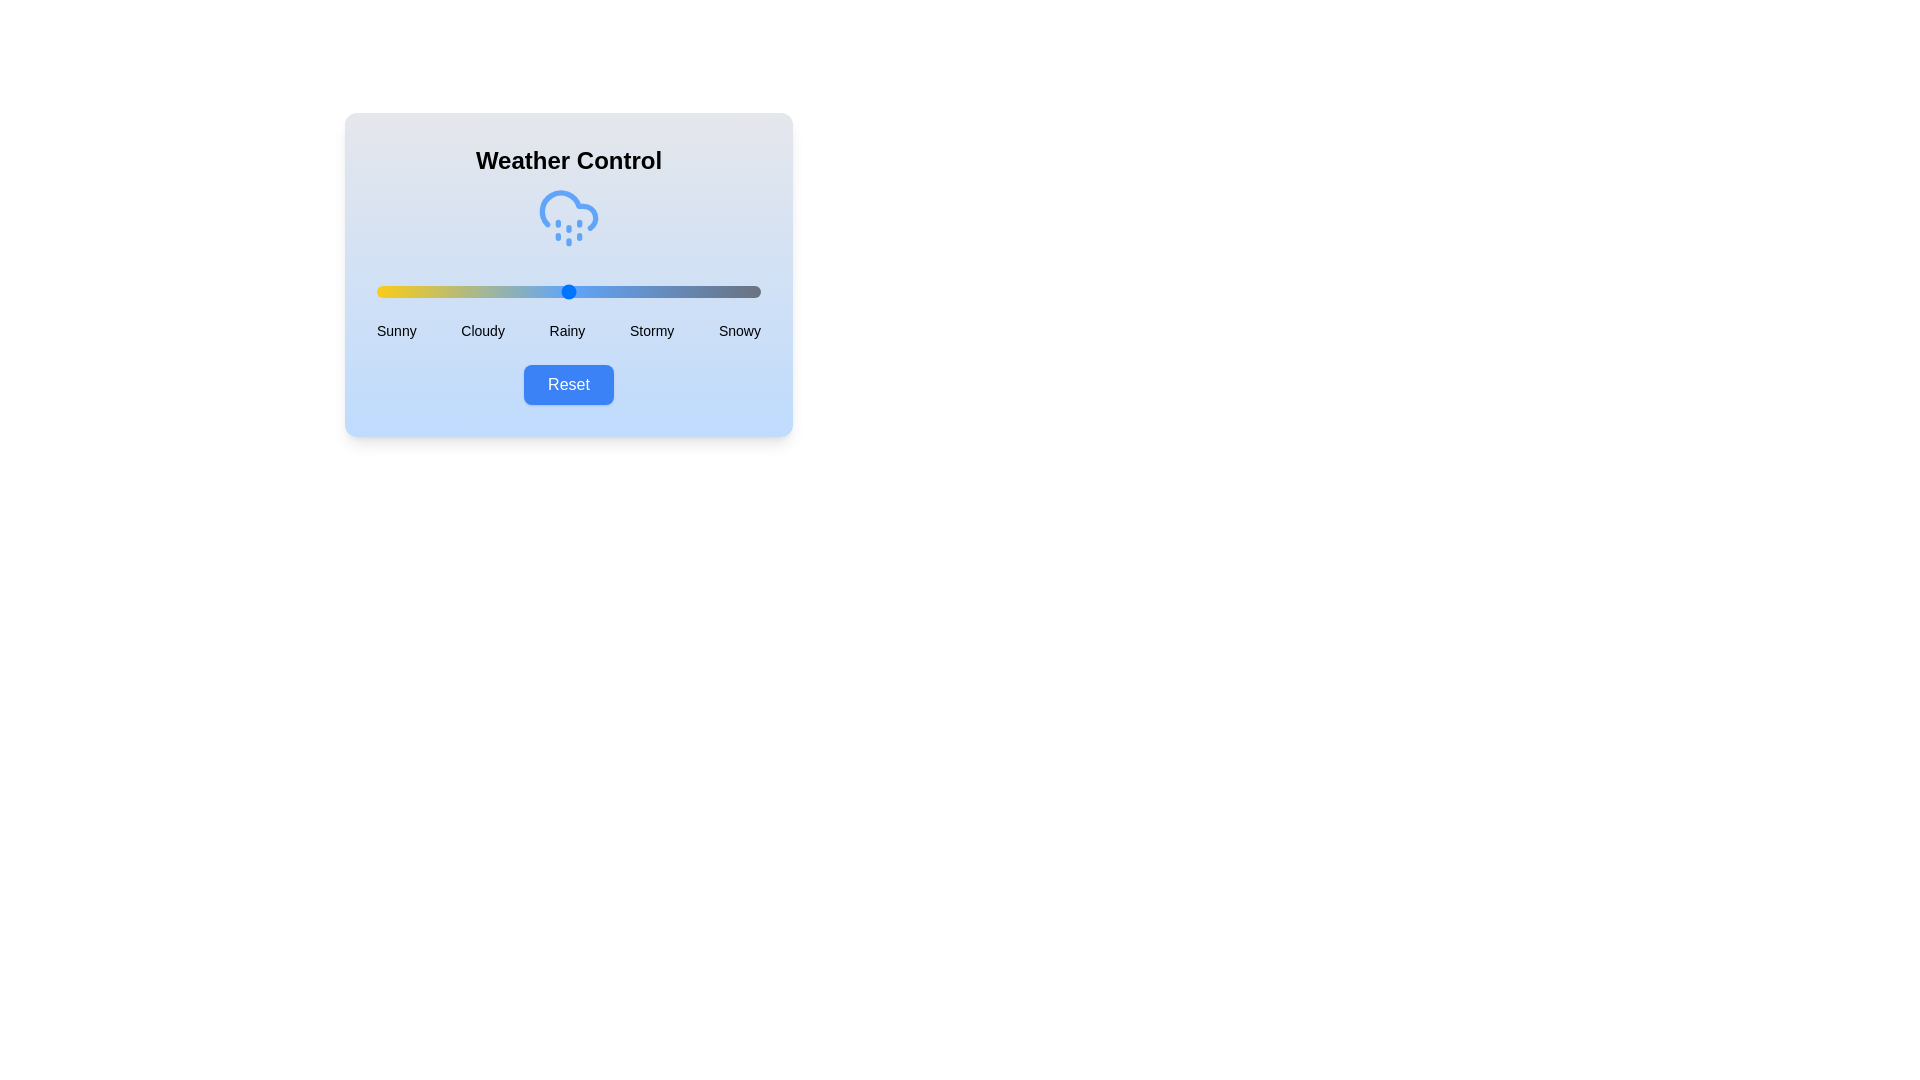 The image size is (1920, 1080). What do you see at coordinates (395, 330) in the screenshot?
I see `the weather condition label Sunny to select it` at bounding box center [395, 330].